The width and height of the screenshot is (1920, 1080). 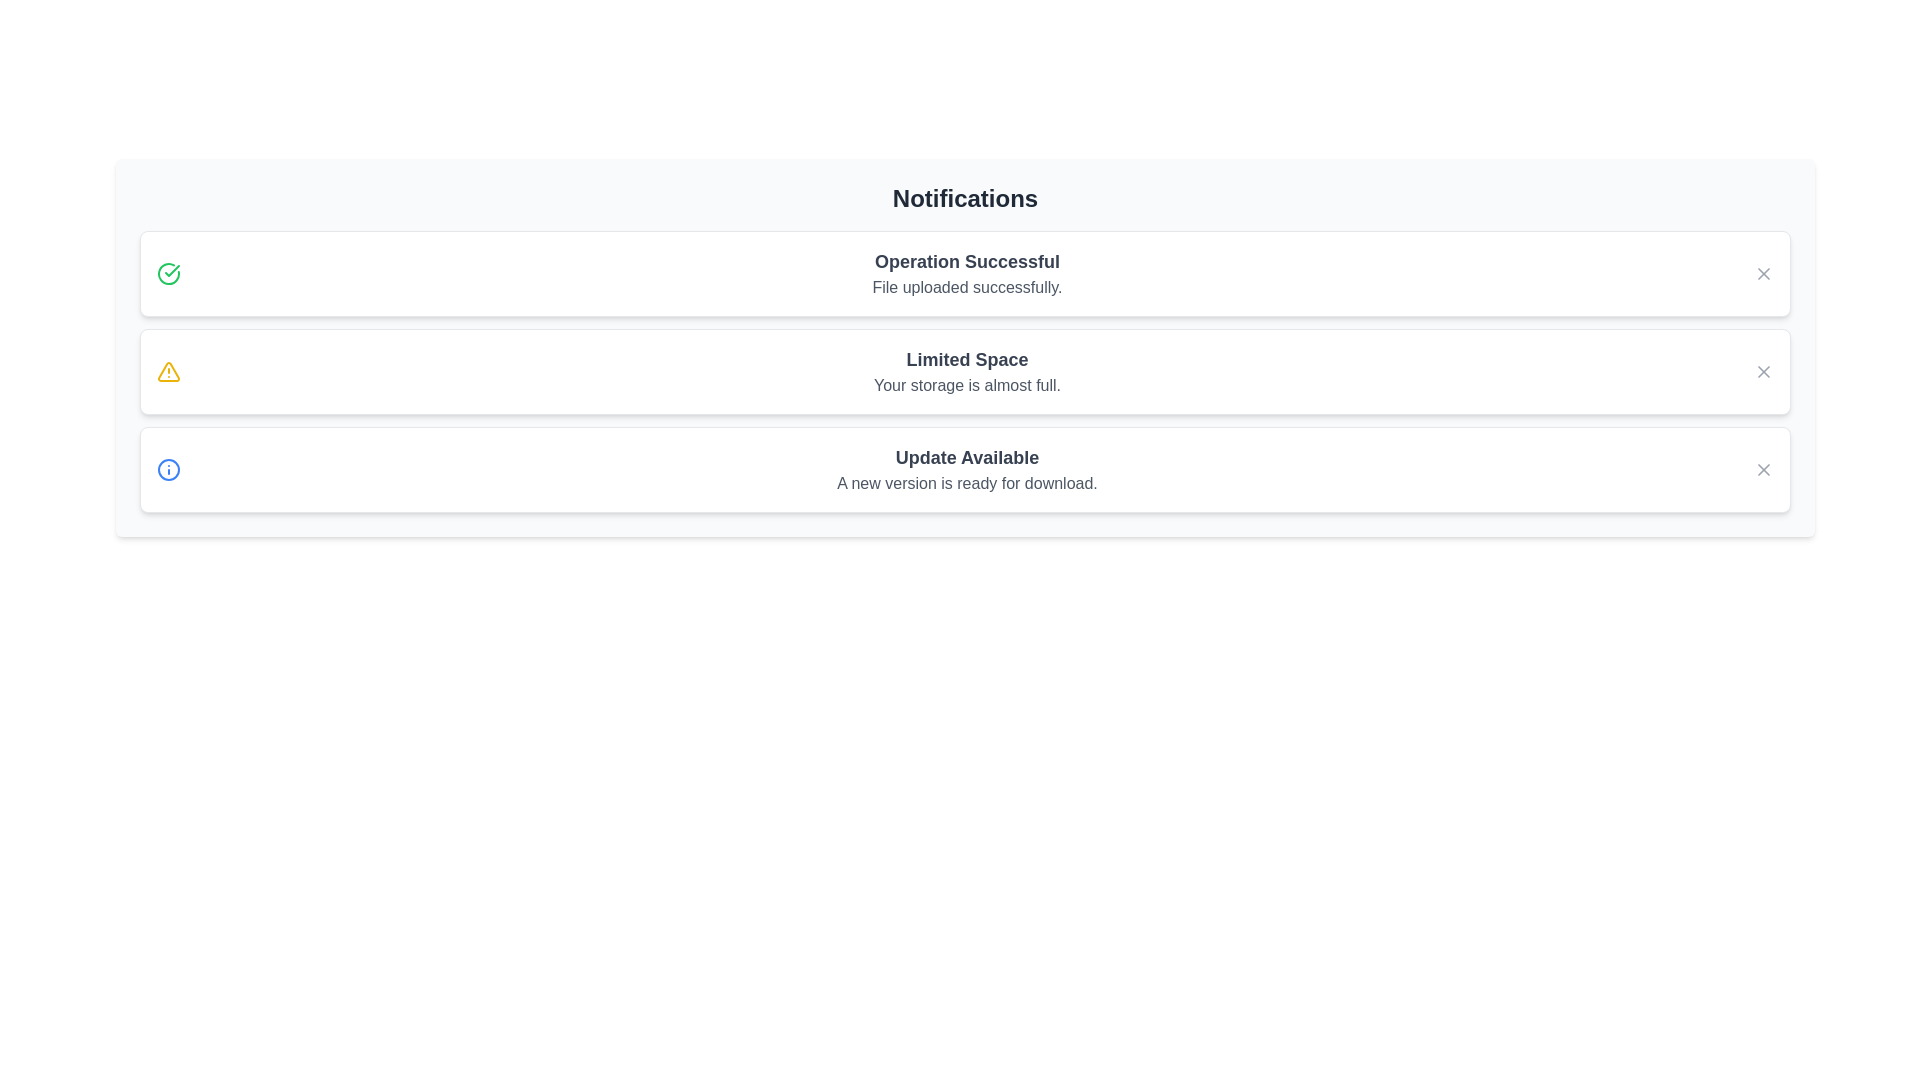 I want to click on the close button of the notification with title Limited Space, so click(x=1763, y=371).